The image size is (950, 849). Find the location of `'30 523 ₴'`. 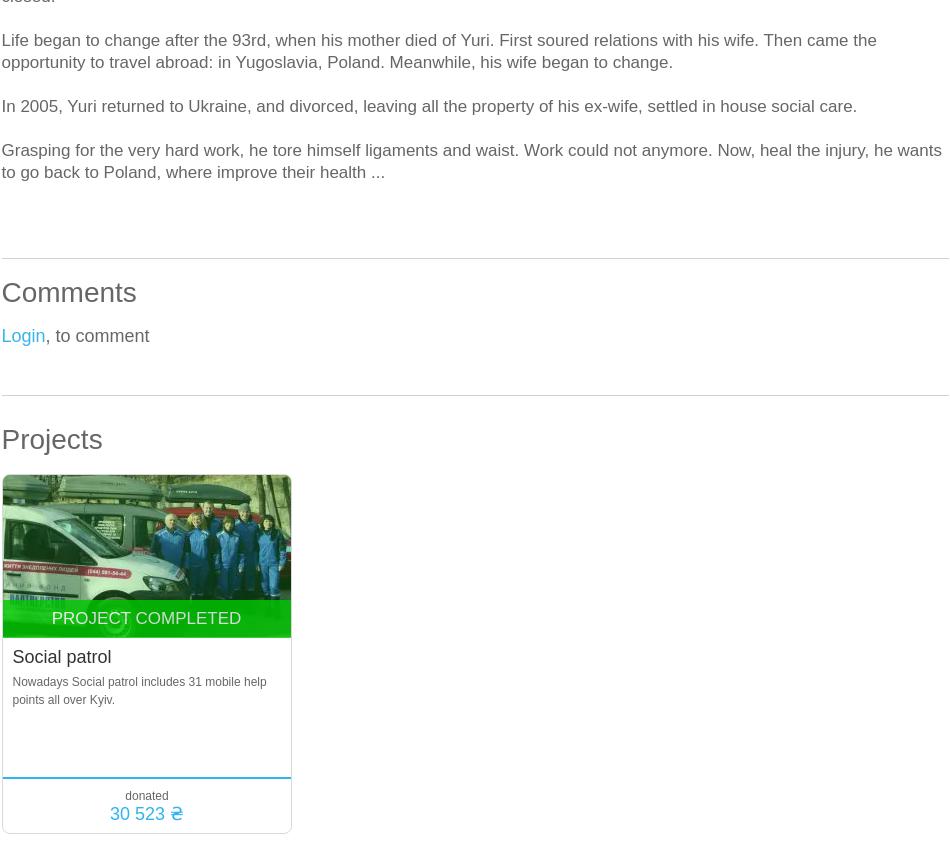

'30 523 ₴' is located at coordinates (146, 814).